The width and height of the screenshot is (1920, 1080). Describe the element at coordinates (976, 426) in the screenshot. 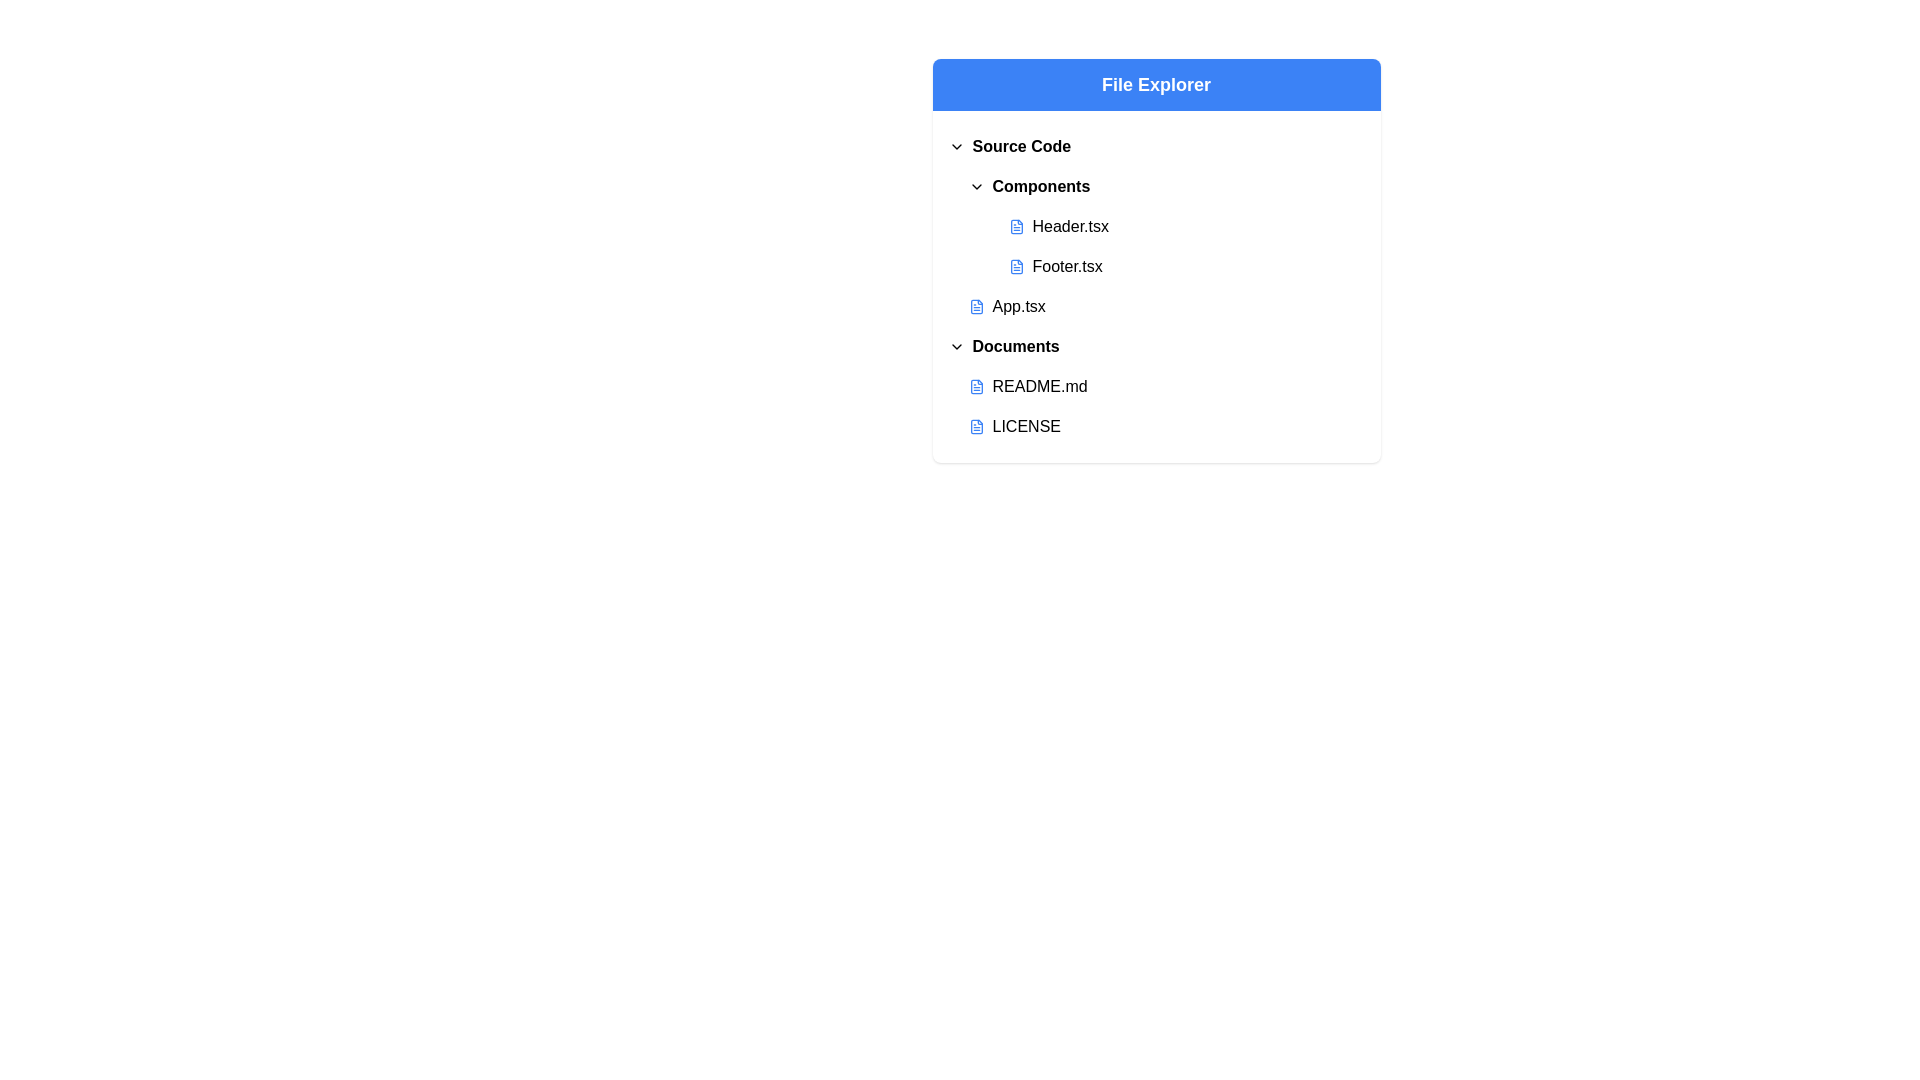

I see `the rectangular body of the file icon representing the document outline` at that location.